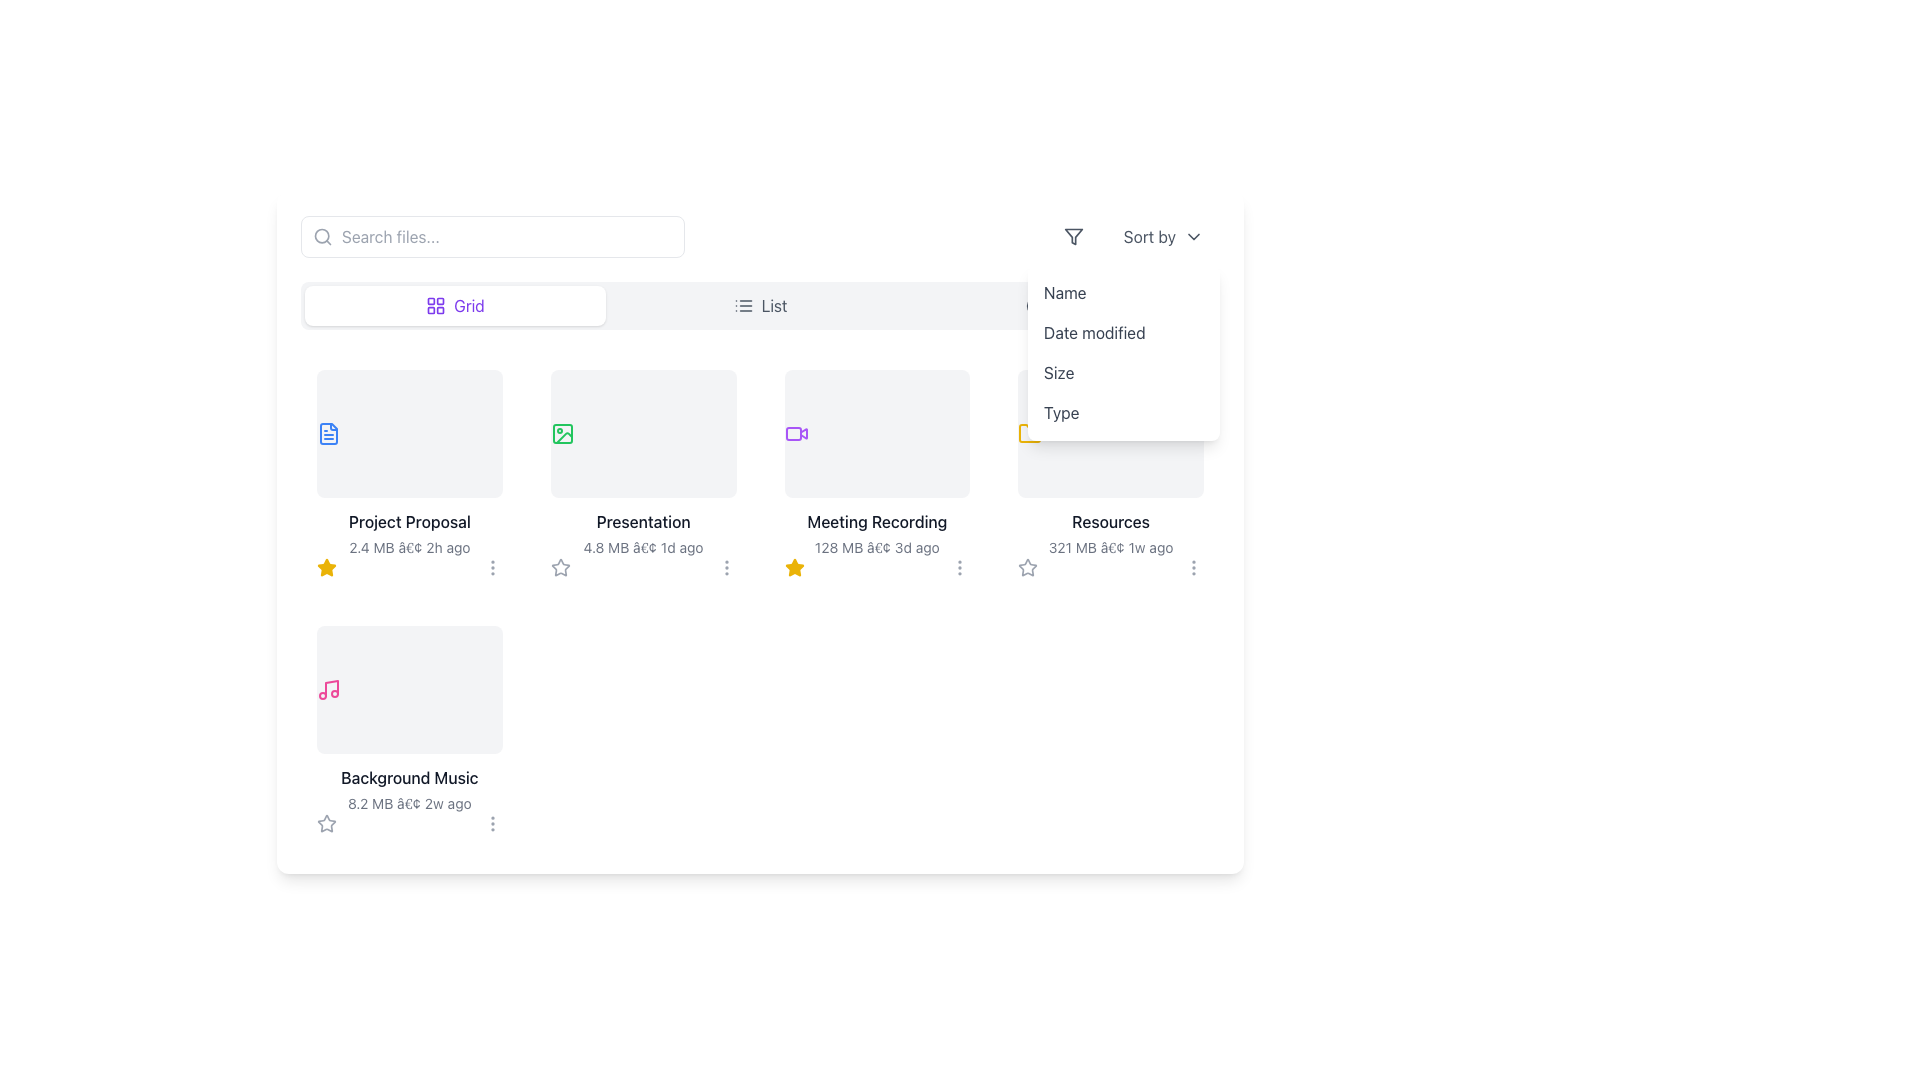 This screenshot has width=1920, height=1080. I want to click on the SVG circle element that represents the handle base of the search icon located at the top-left corner of the interface, inside the search bar text field, so click(322, 235).